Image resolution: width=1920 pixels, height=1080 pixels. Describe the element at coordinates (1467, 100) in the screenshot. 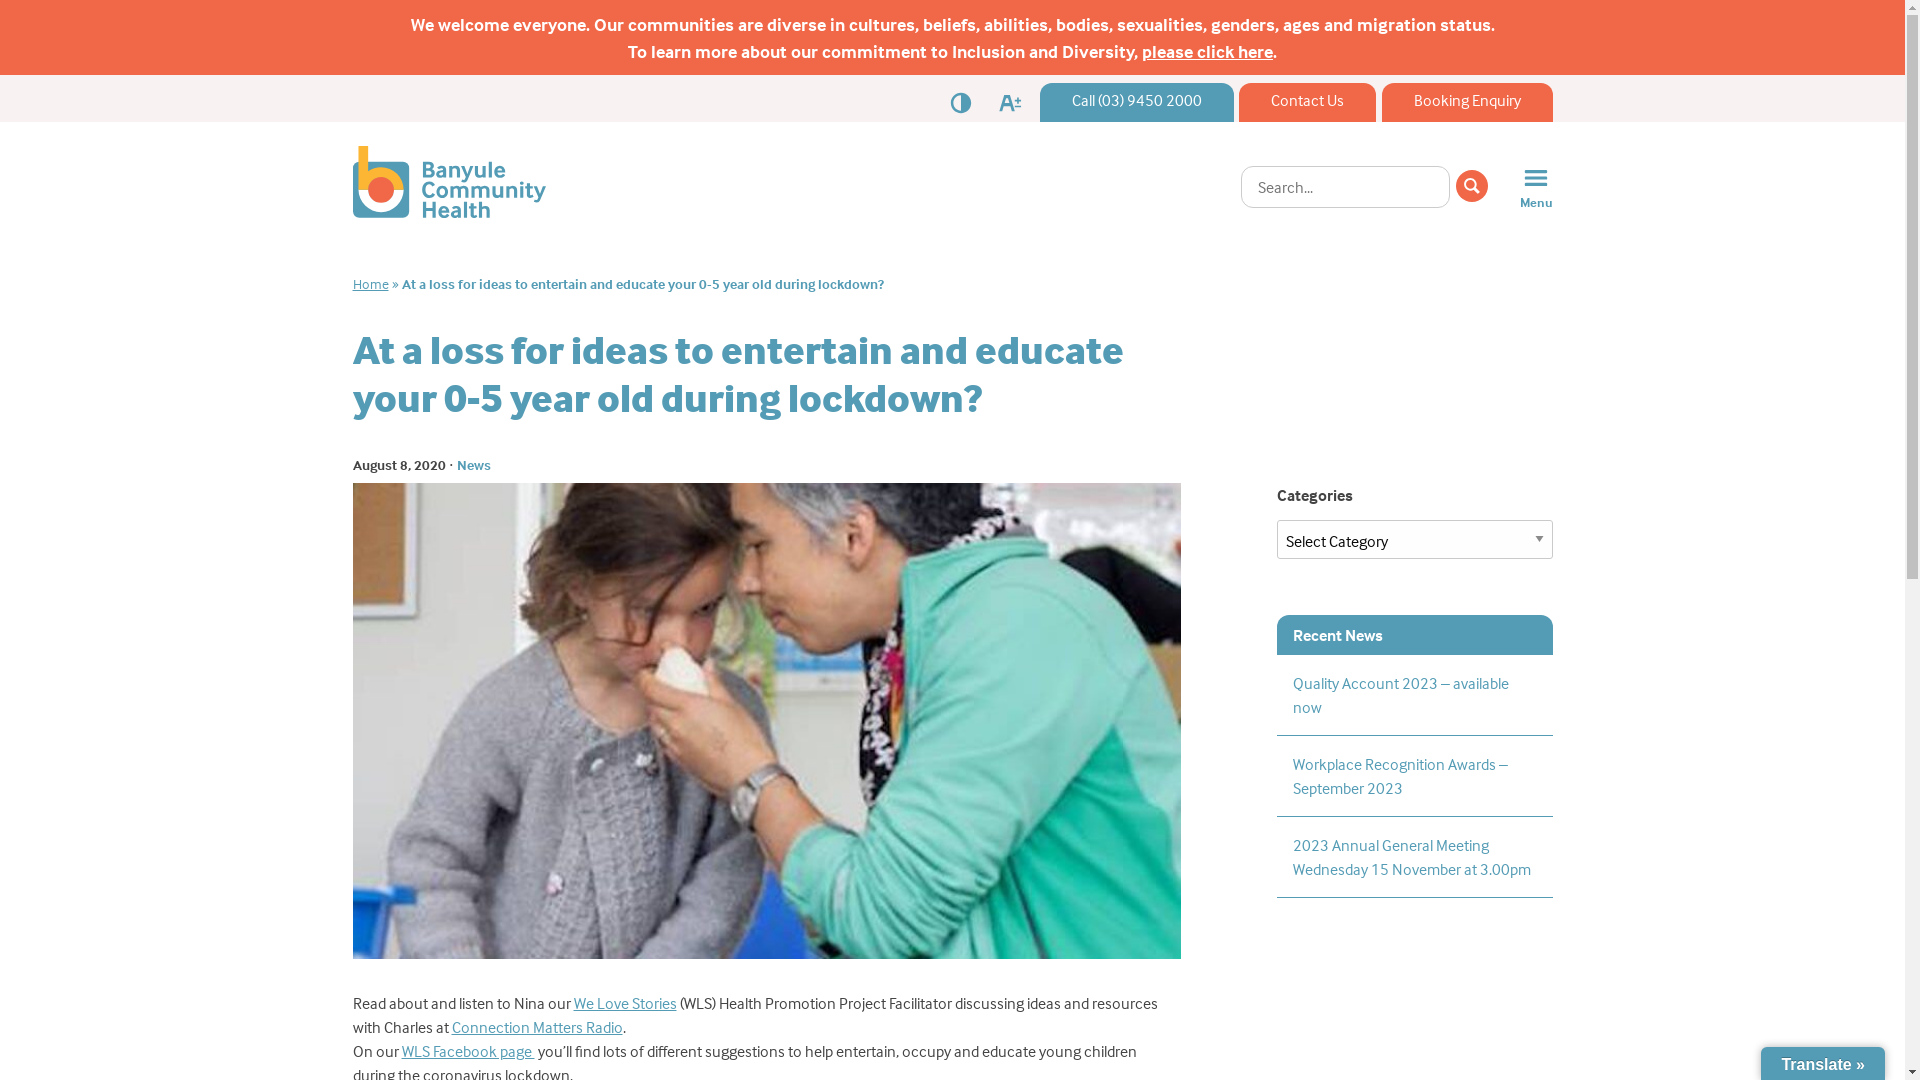

I see `'Booking Enquiry'` at that location.